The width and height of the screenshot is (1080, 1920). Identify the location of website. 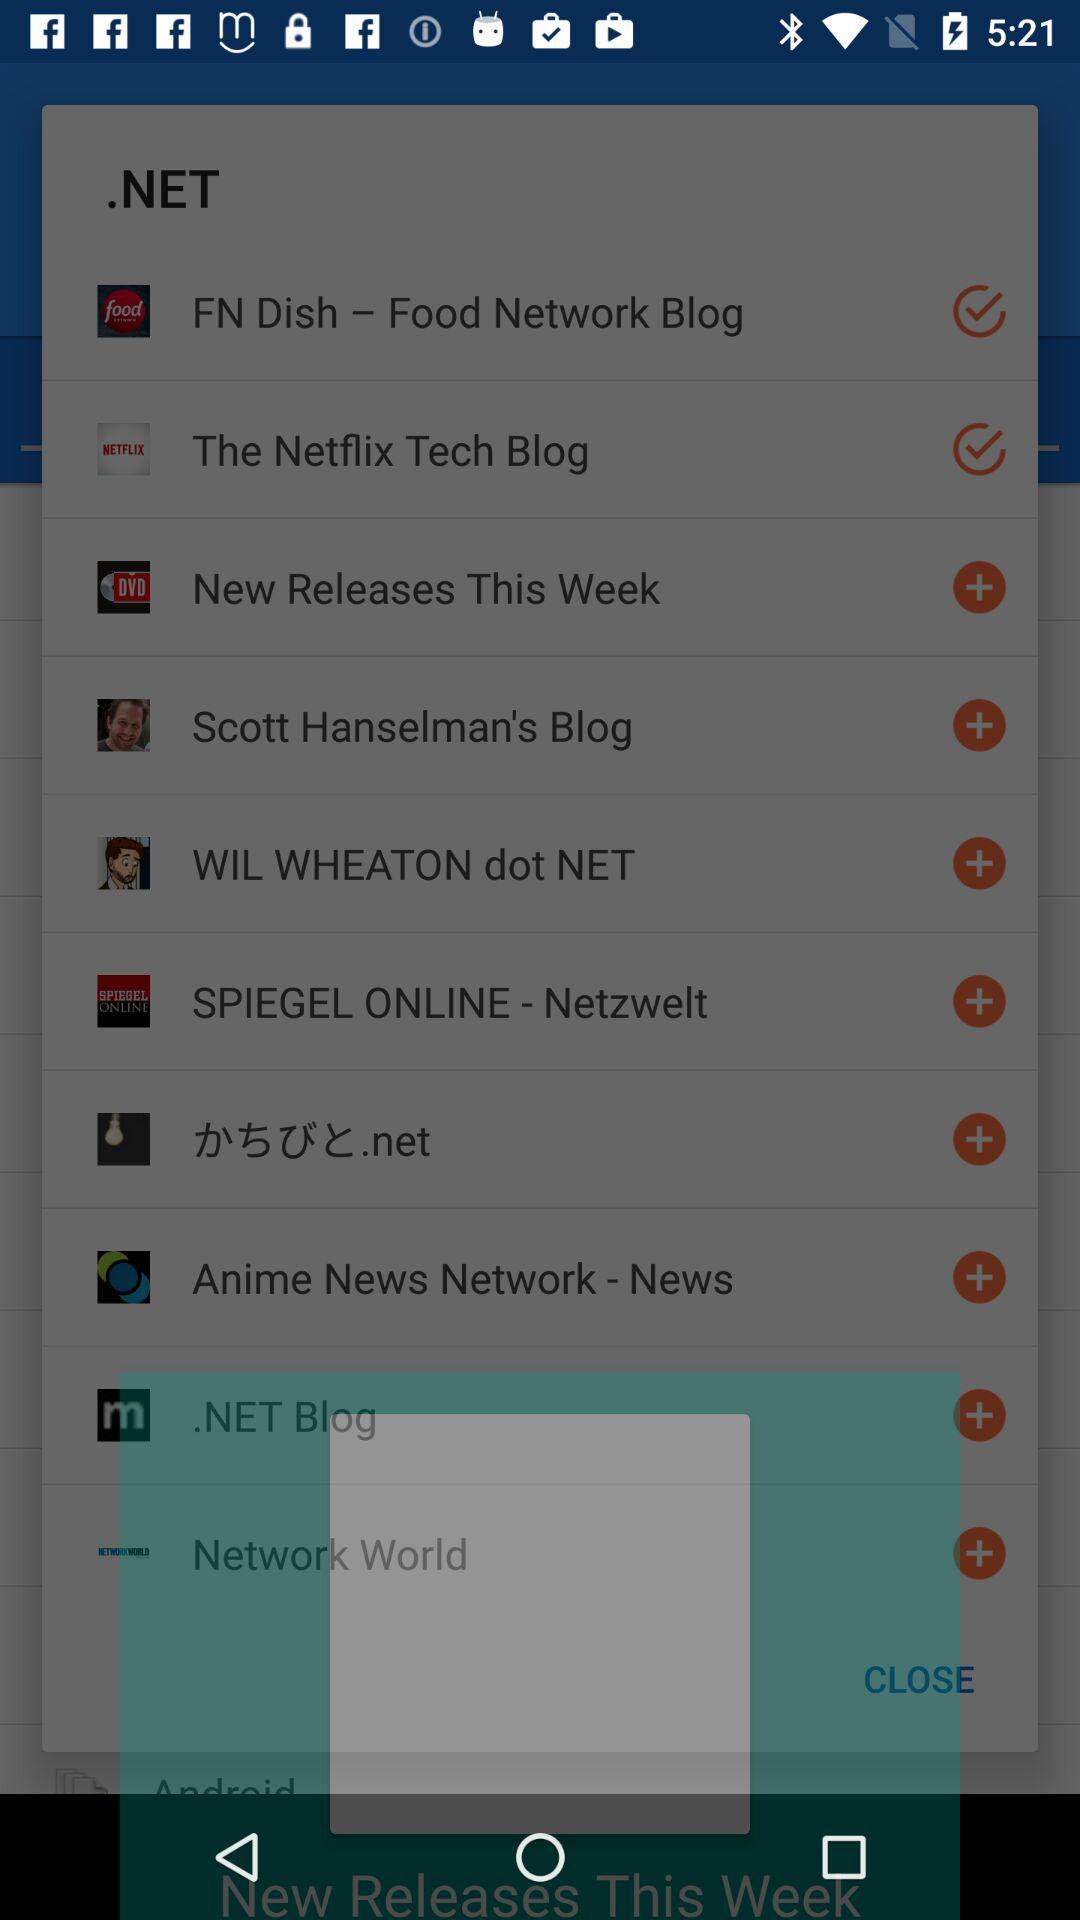
(978, 1139).